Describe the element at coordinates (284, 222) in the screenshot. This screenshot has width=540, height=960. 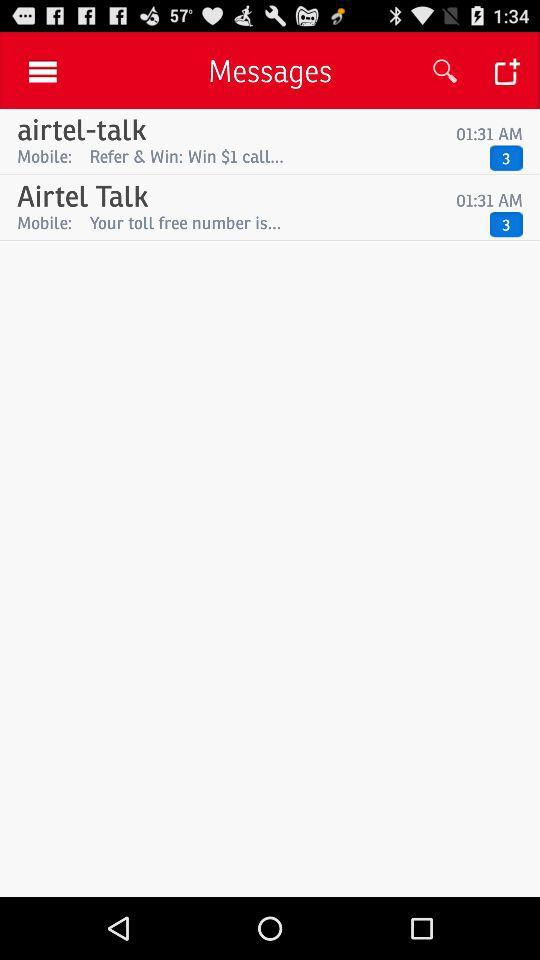
I see `the app below 01:31 am` at that location.